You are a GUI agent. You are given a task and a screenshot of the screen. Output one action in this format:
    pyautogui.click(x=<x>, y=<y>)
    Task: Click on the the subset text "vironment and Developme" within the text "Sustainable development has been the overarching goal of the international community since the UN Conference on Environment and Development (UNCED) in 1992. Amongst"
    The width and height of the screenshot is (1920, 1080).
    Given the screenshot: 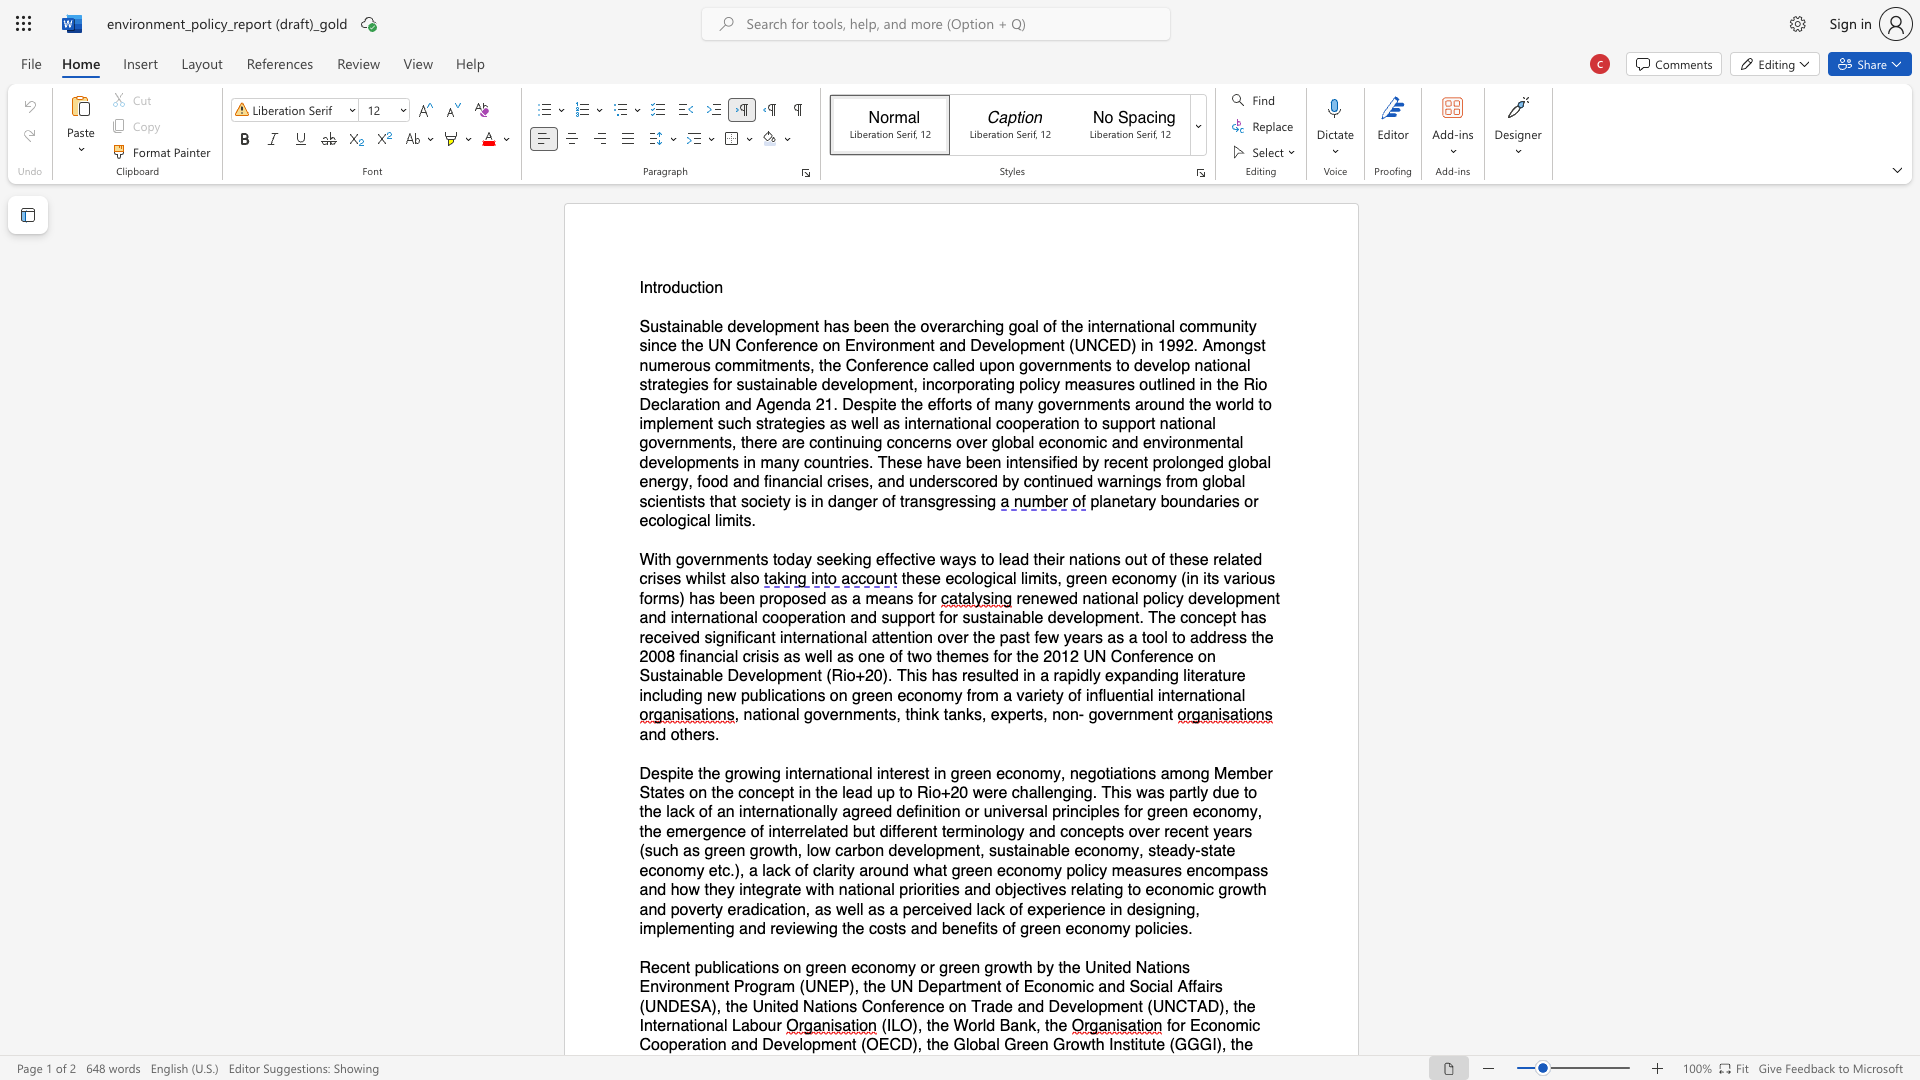 What is the action you would take?
    pyautogui.click(x=864, y=345)
    